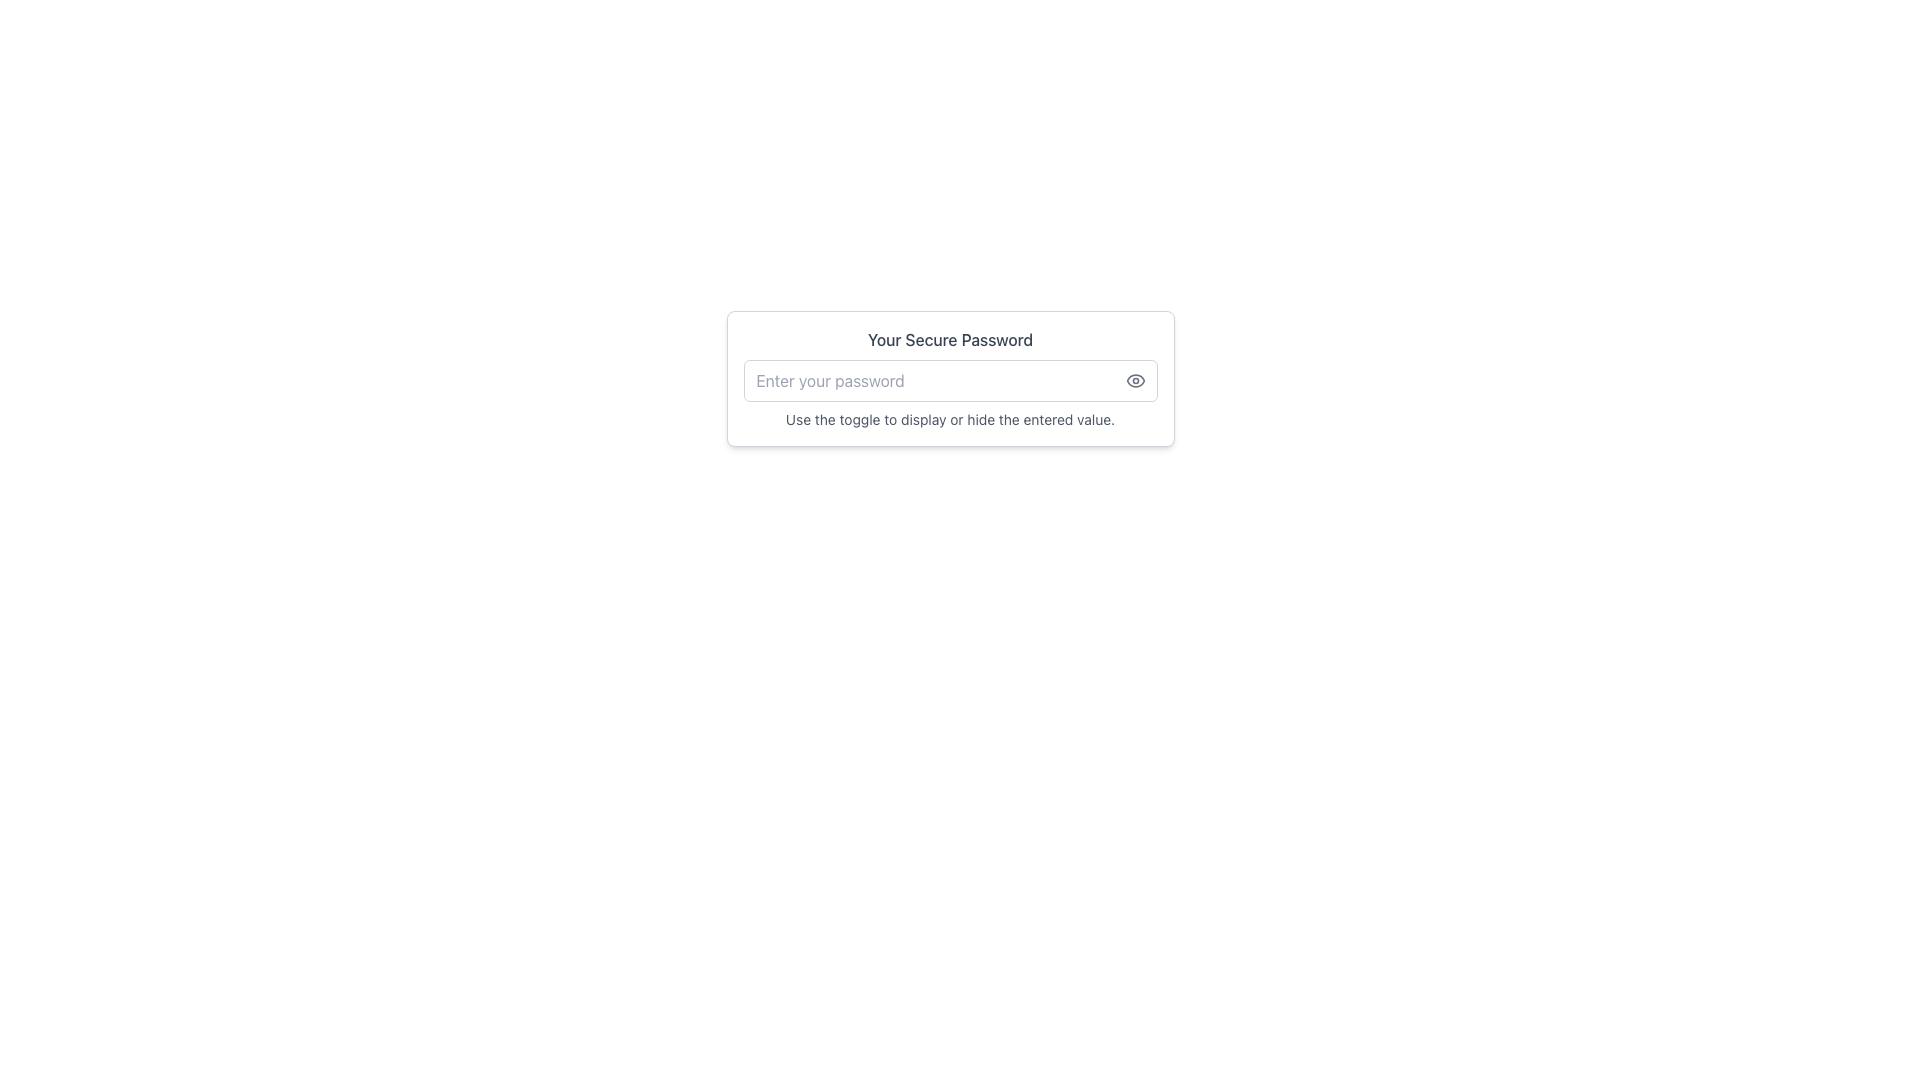  I want to click on the visibility toggle button for the password input field to change its color, so click(1135, 381).